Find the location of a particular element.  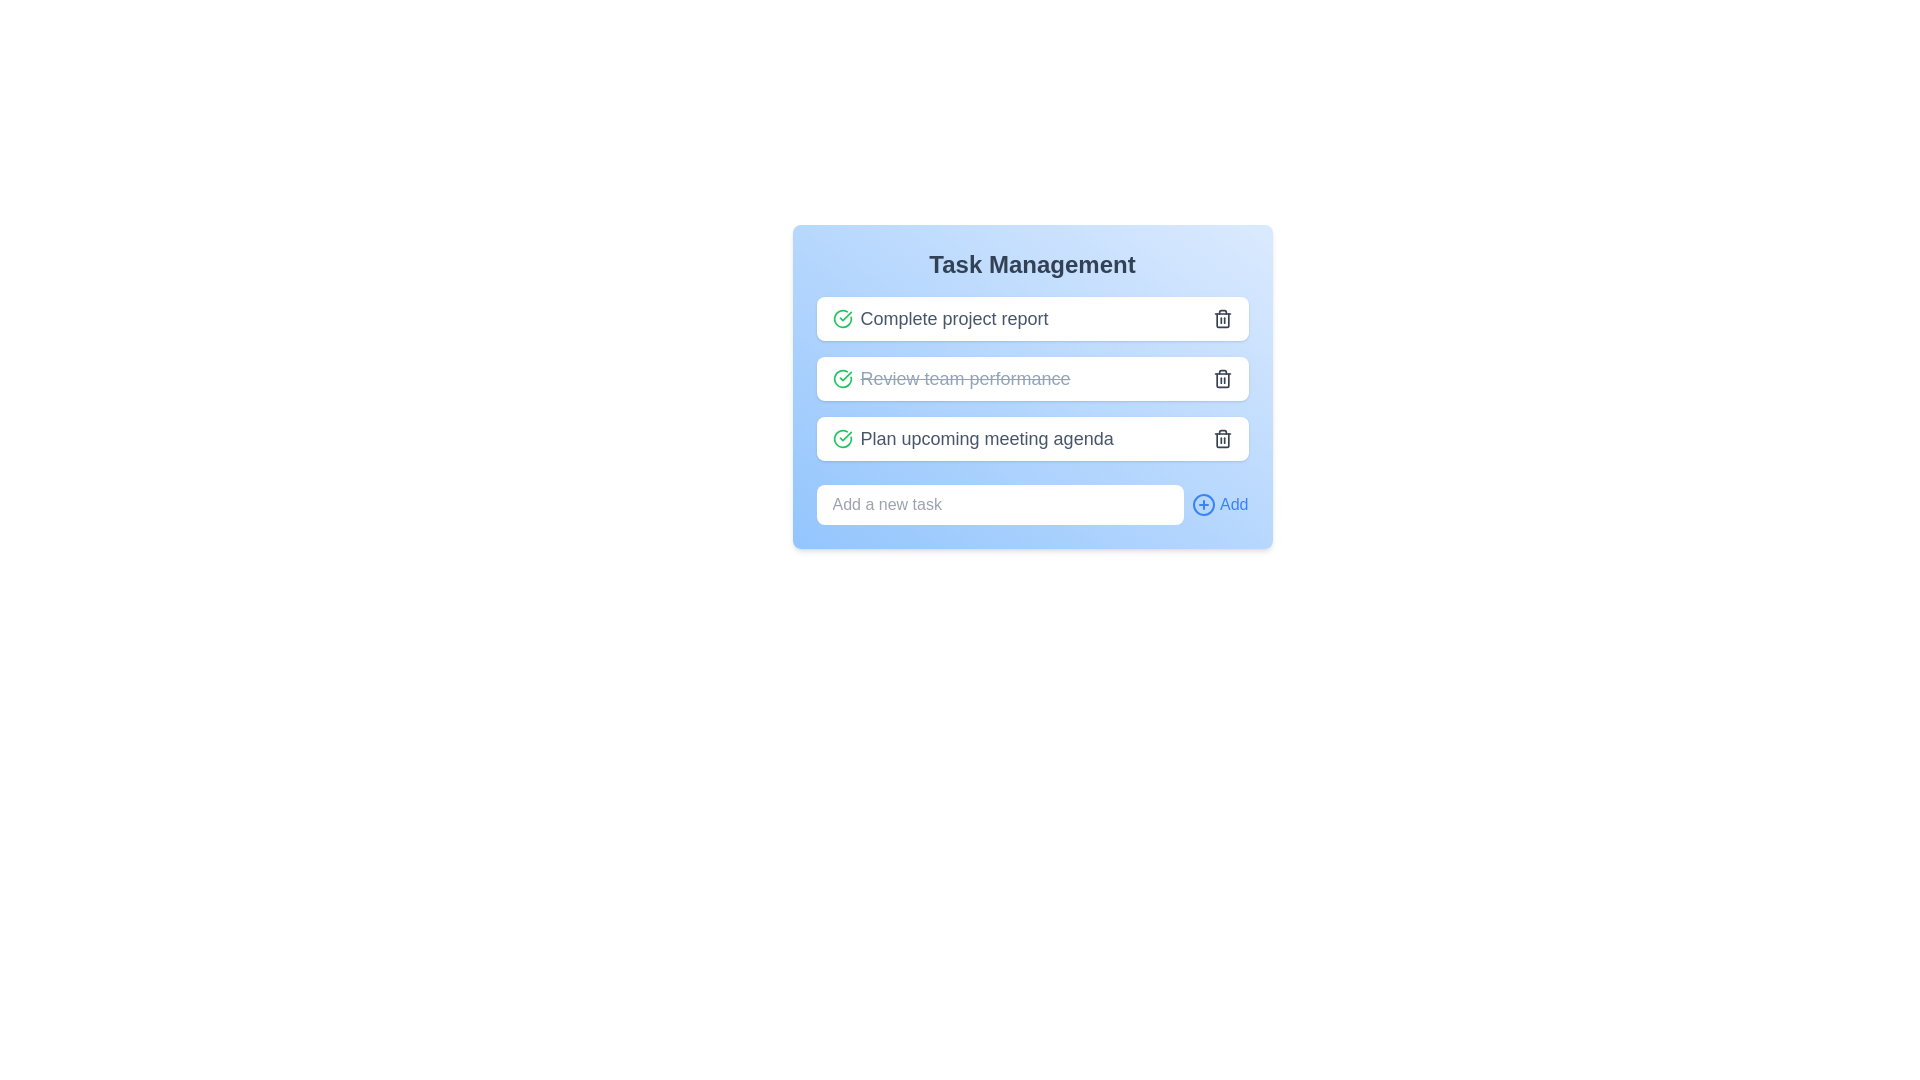

the Trash body icon, which is part of the delete functionality and located to the far right of the second task item, adjacent to the text 'Review team performance' is located at coordinates (1221, 380).